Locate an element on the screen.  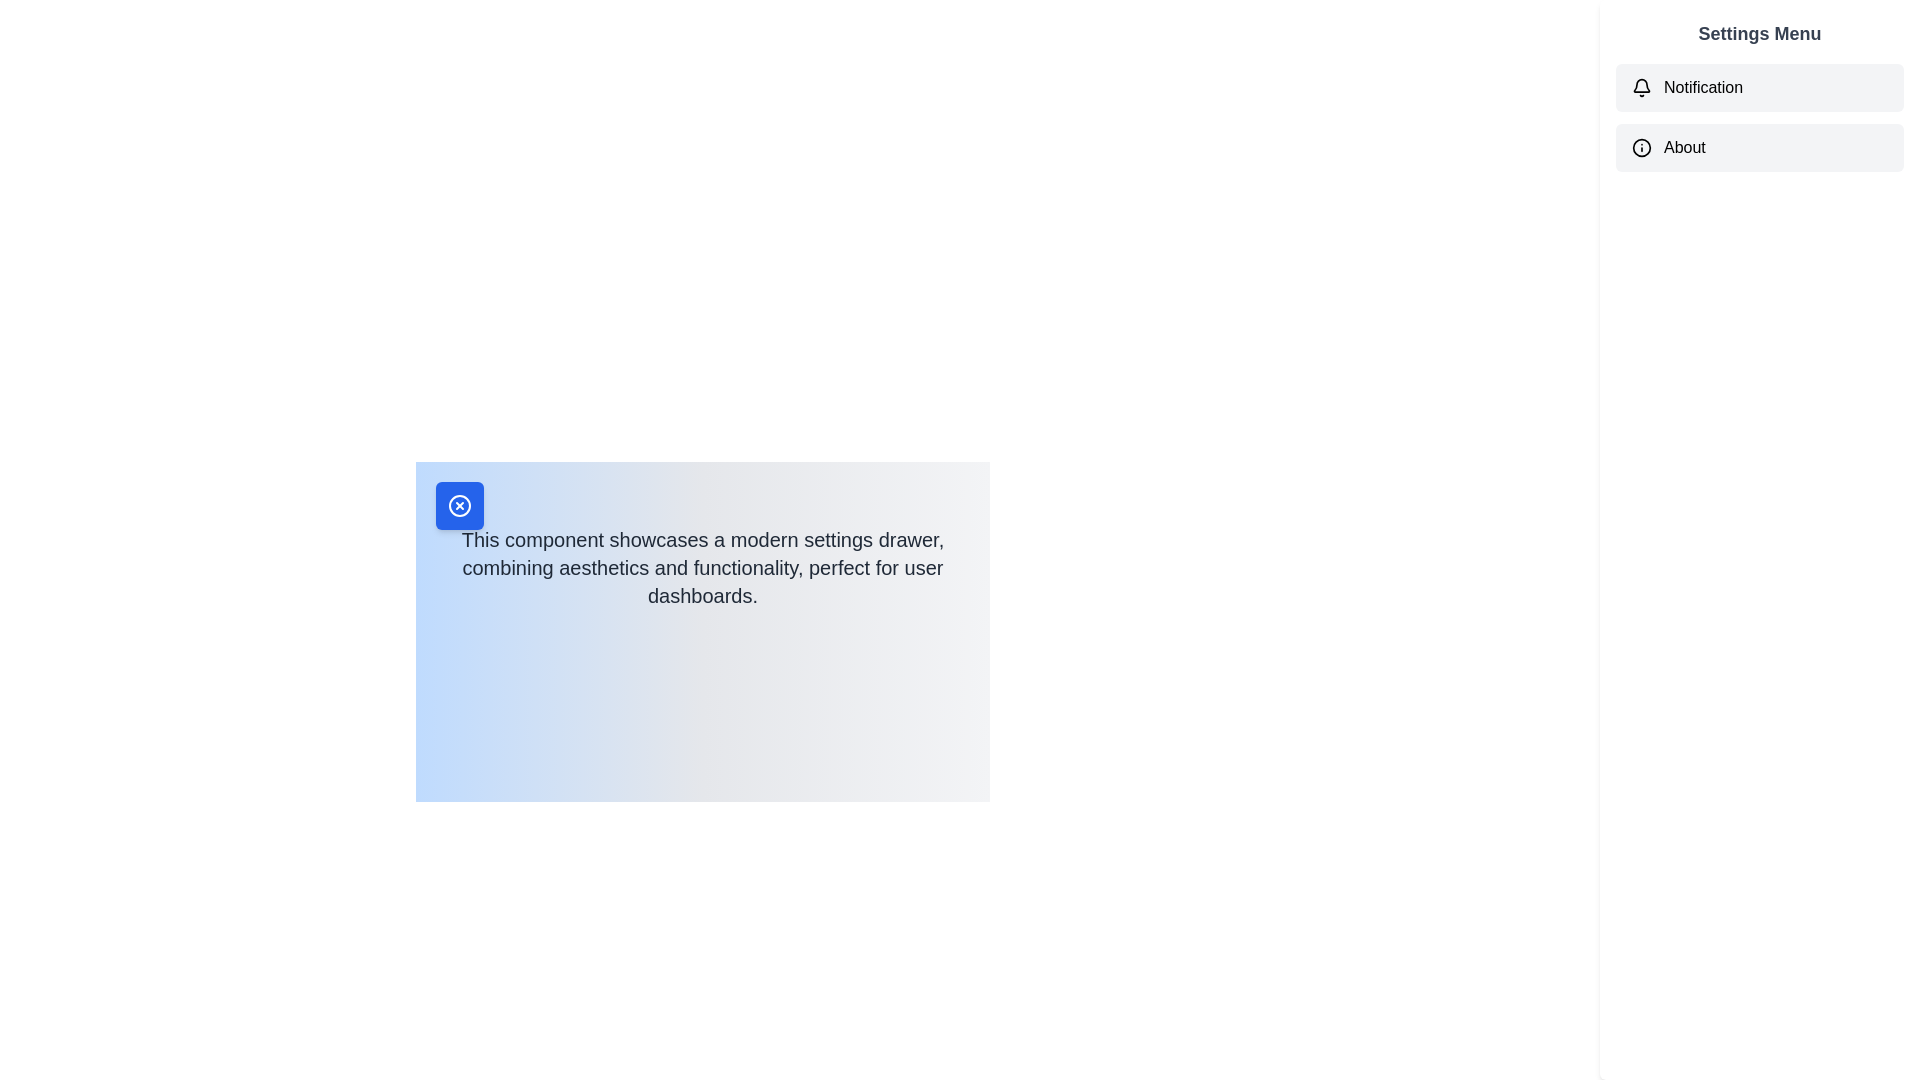
the purely decorative SVG graphic element located to the left of the 'About' menu item in the 'Settings Menu' section is located at coordinates (1641, 146).